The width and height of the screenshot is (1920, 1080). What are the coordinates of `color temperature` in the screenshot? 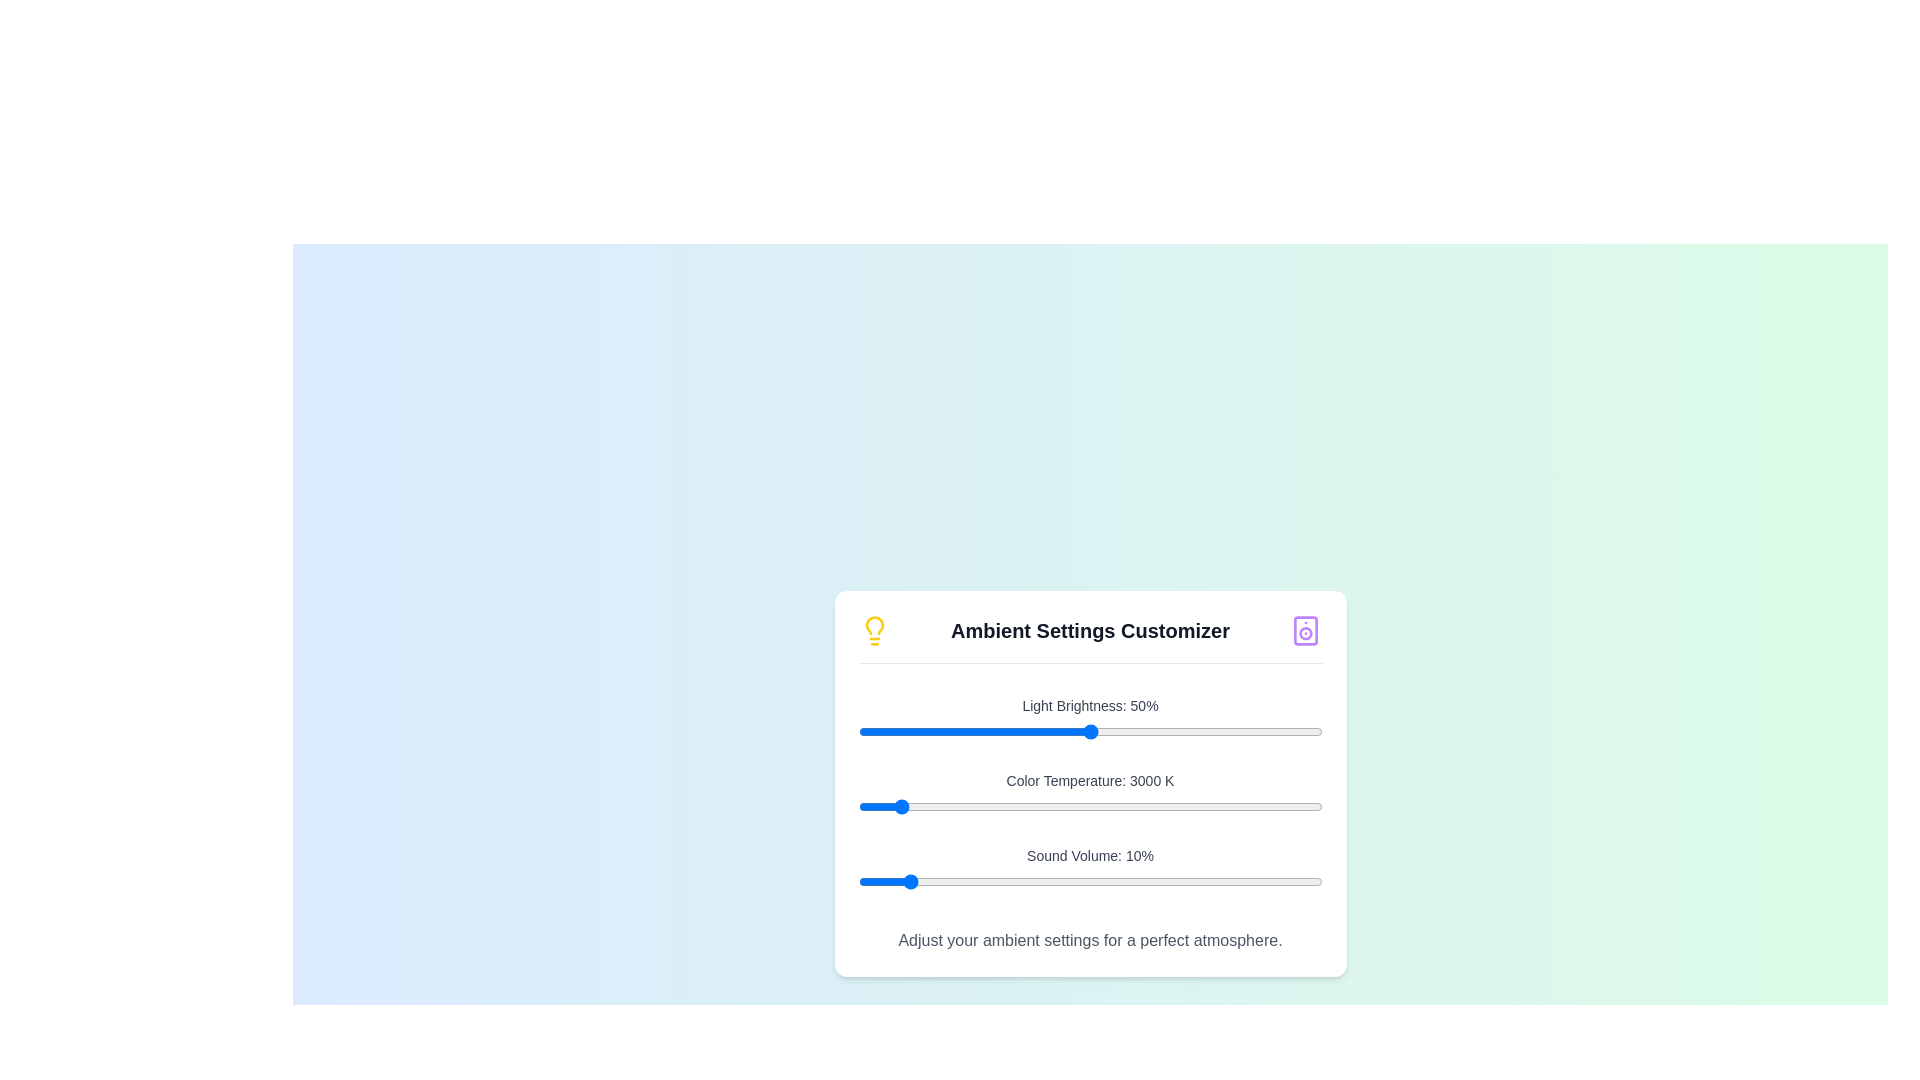 It's located at (1148, 805).